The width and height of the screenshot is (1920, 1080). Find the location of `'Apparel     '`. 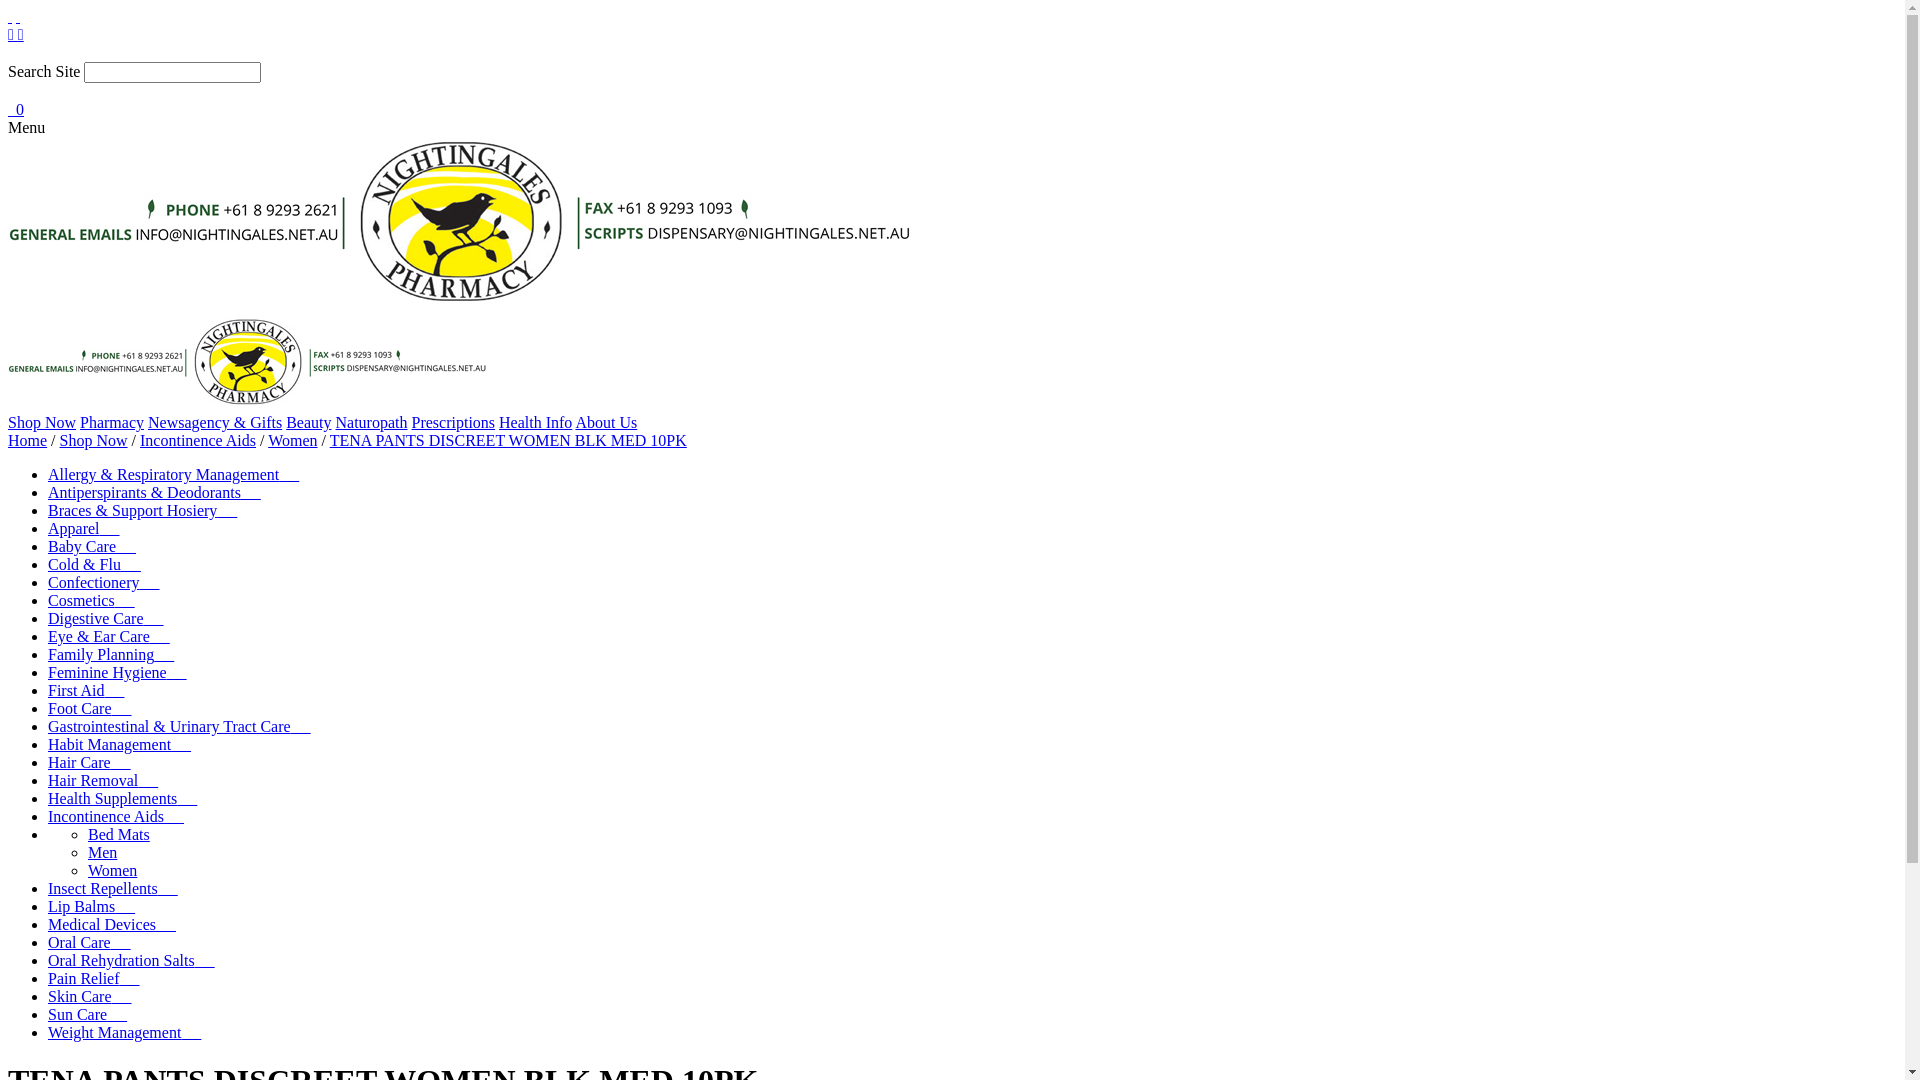

'Apparel     ' is located at coordinates (82, 527).